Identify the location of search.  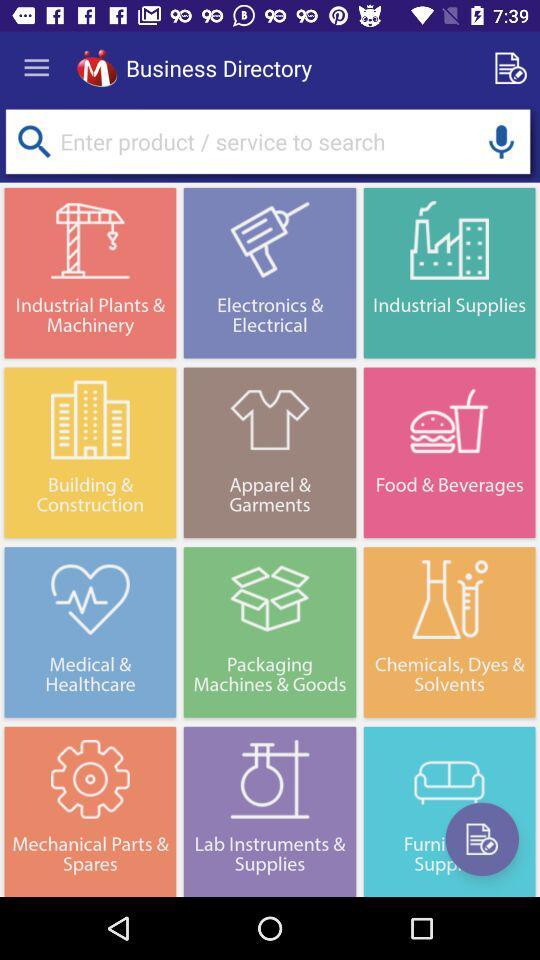
(33, 140).